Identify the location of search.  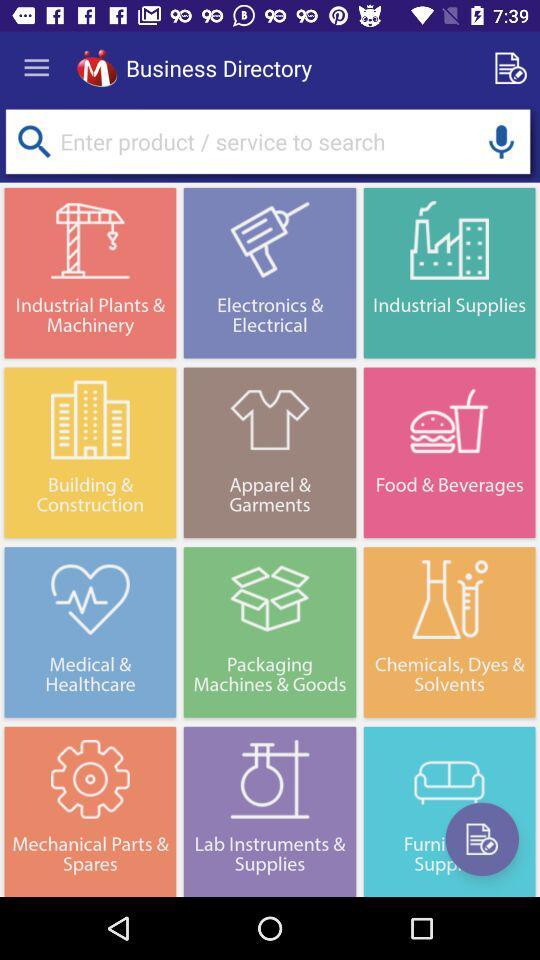
(33, 140).